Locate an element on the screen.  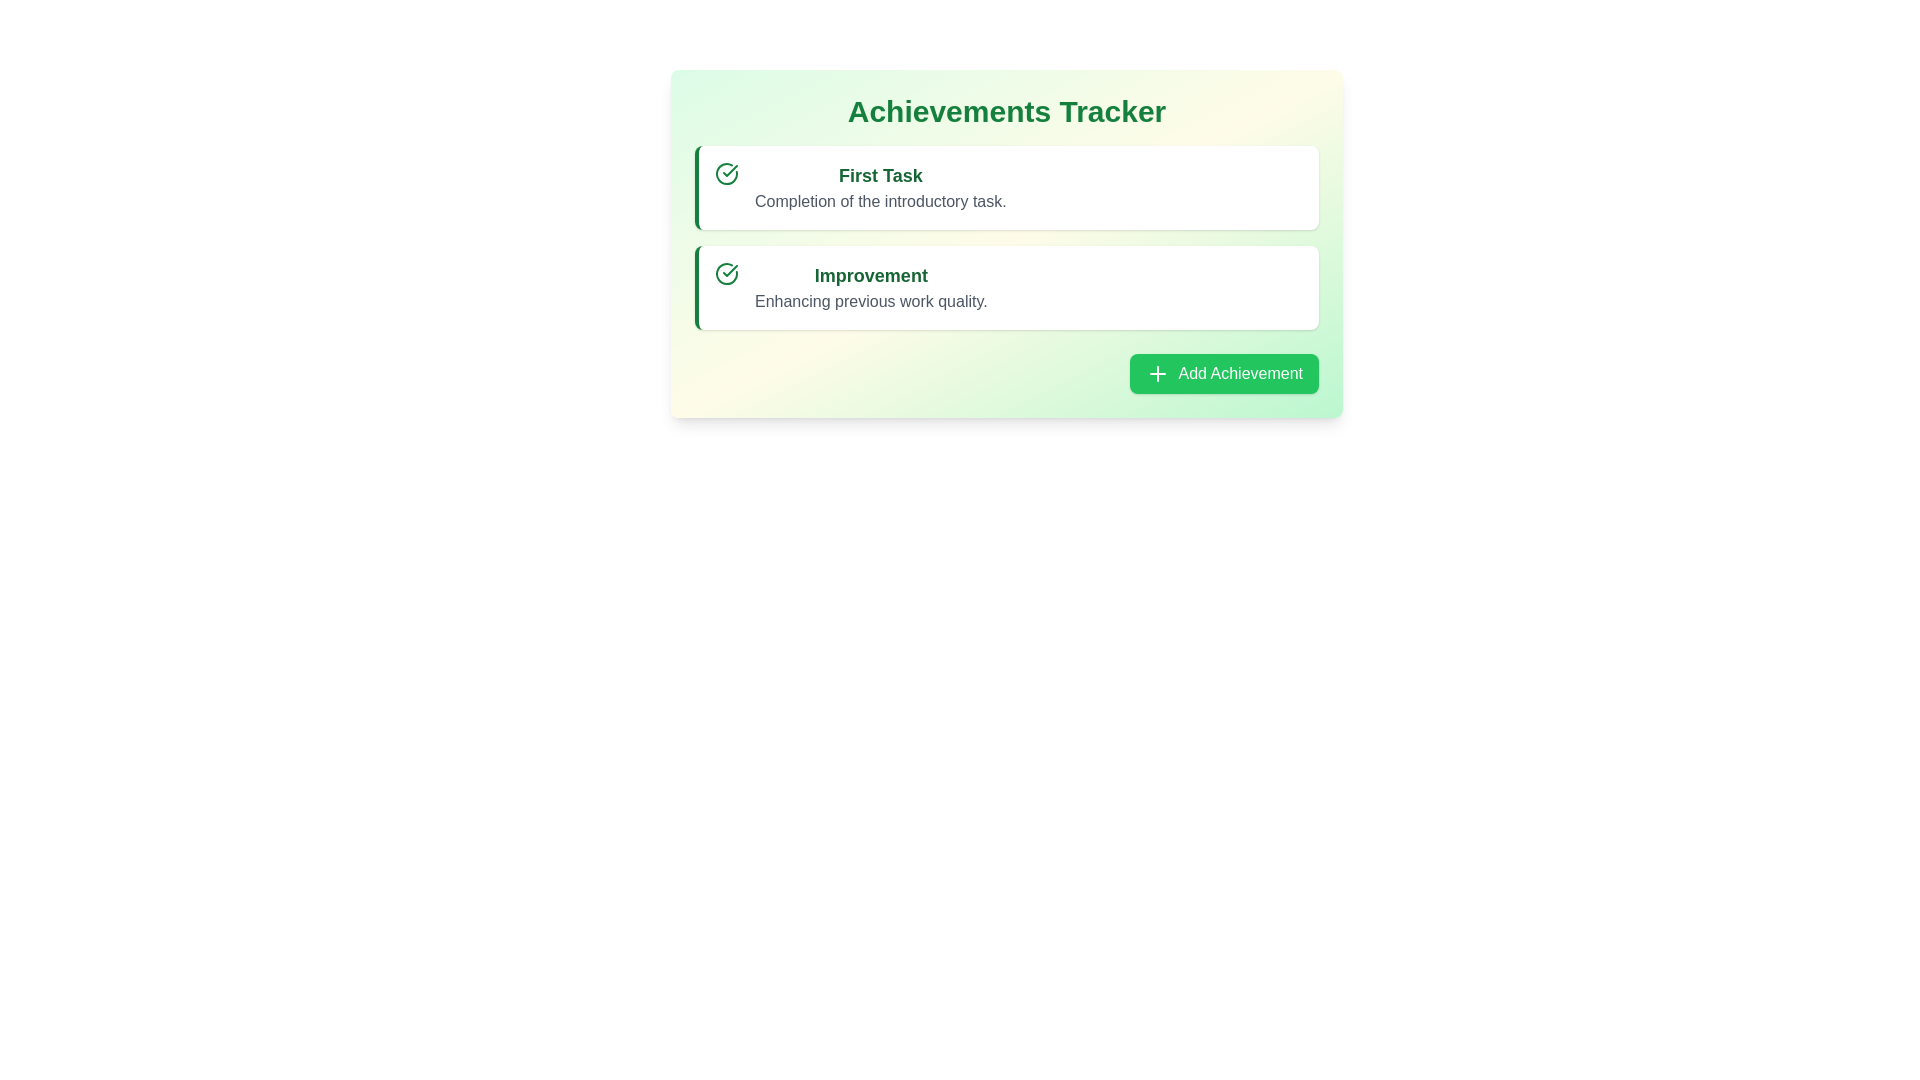
the SVG icon representing a check or success, which indicates the completion of a task in the 'Improvement' section of the achievements tracker interface is located at coordinates (725, 172).